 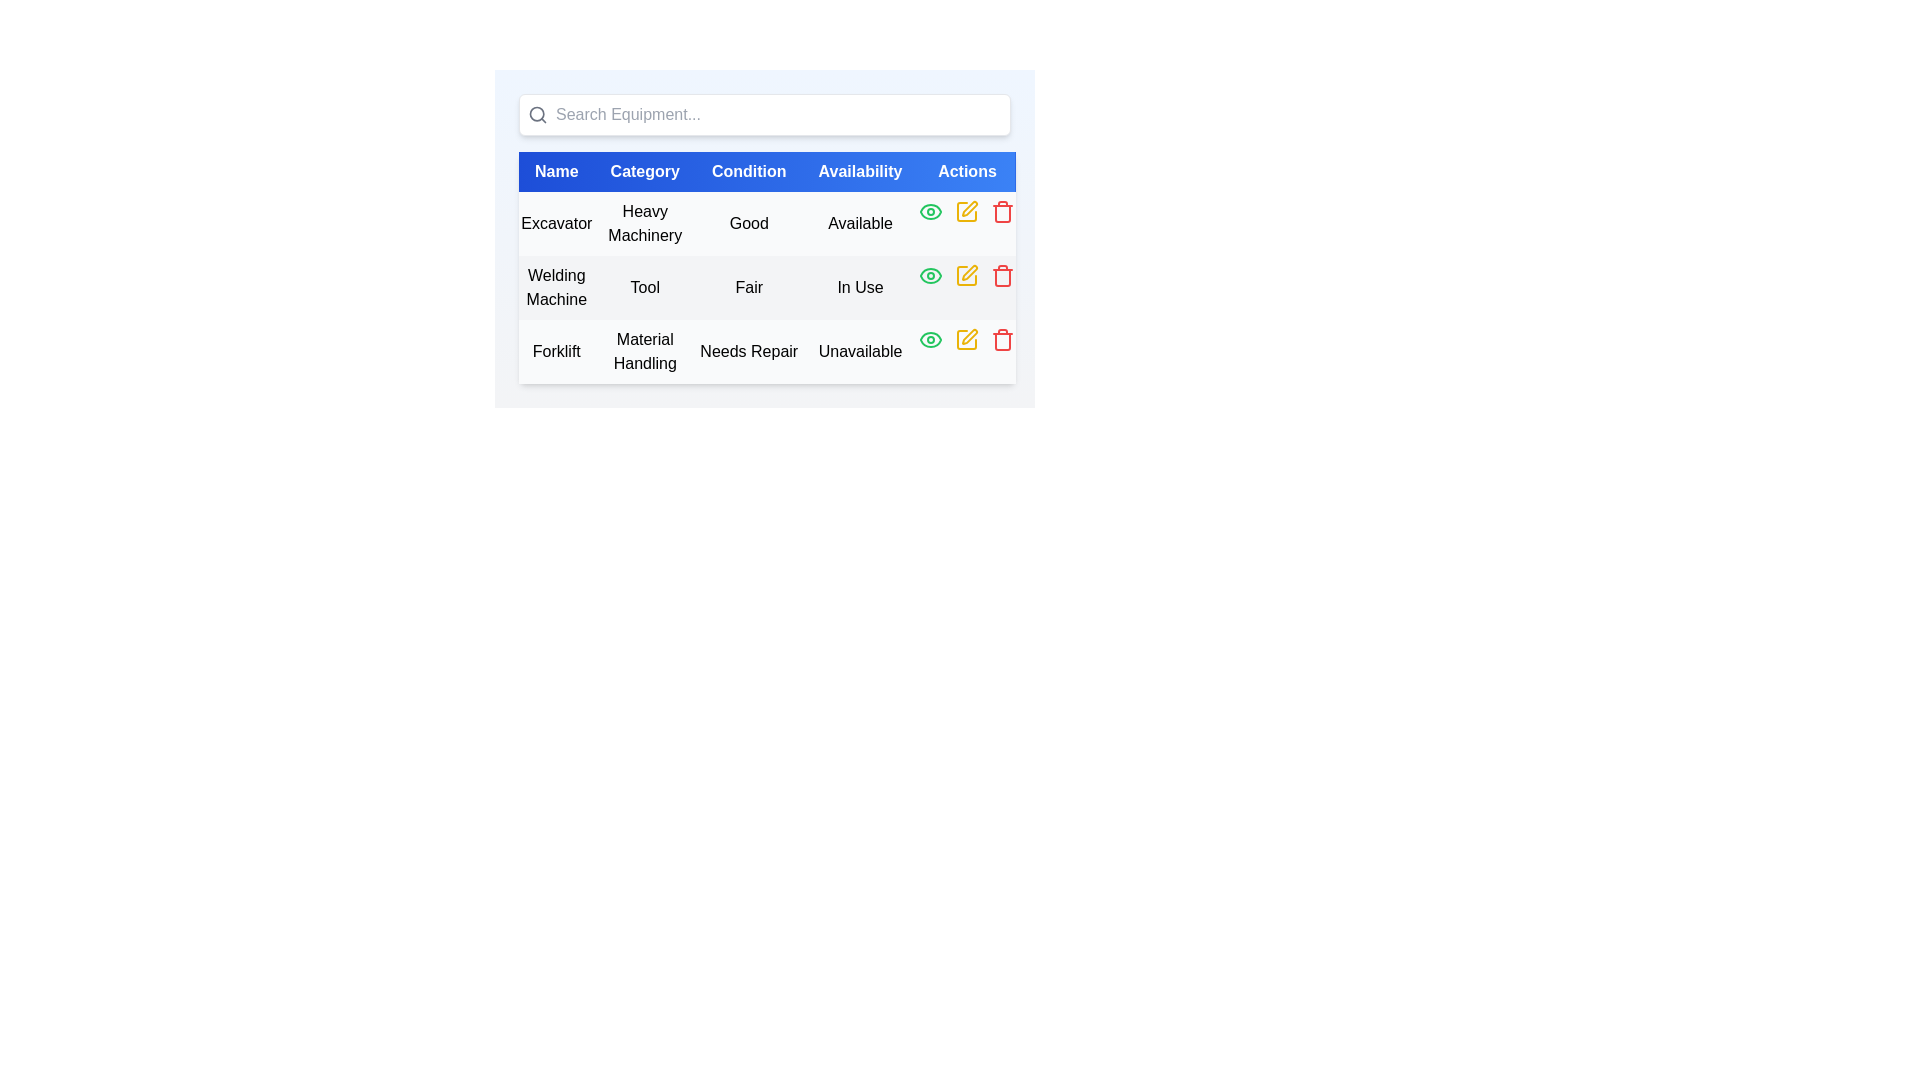 What do you see at coordinates (556, 223) in the screenshot?
I see `the text element displaying 'Excavator'` at bounding box center [556, 223].